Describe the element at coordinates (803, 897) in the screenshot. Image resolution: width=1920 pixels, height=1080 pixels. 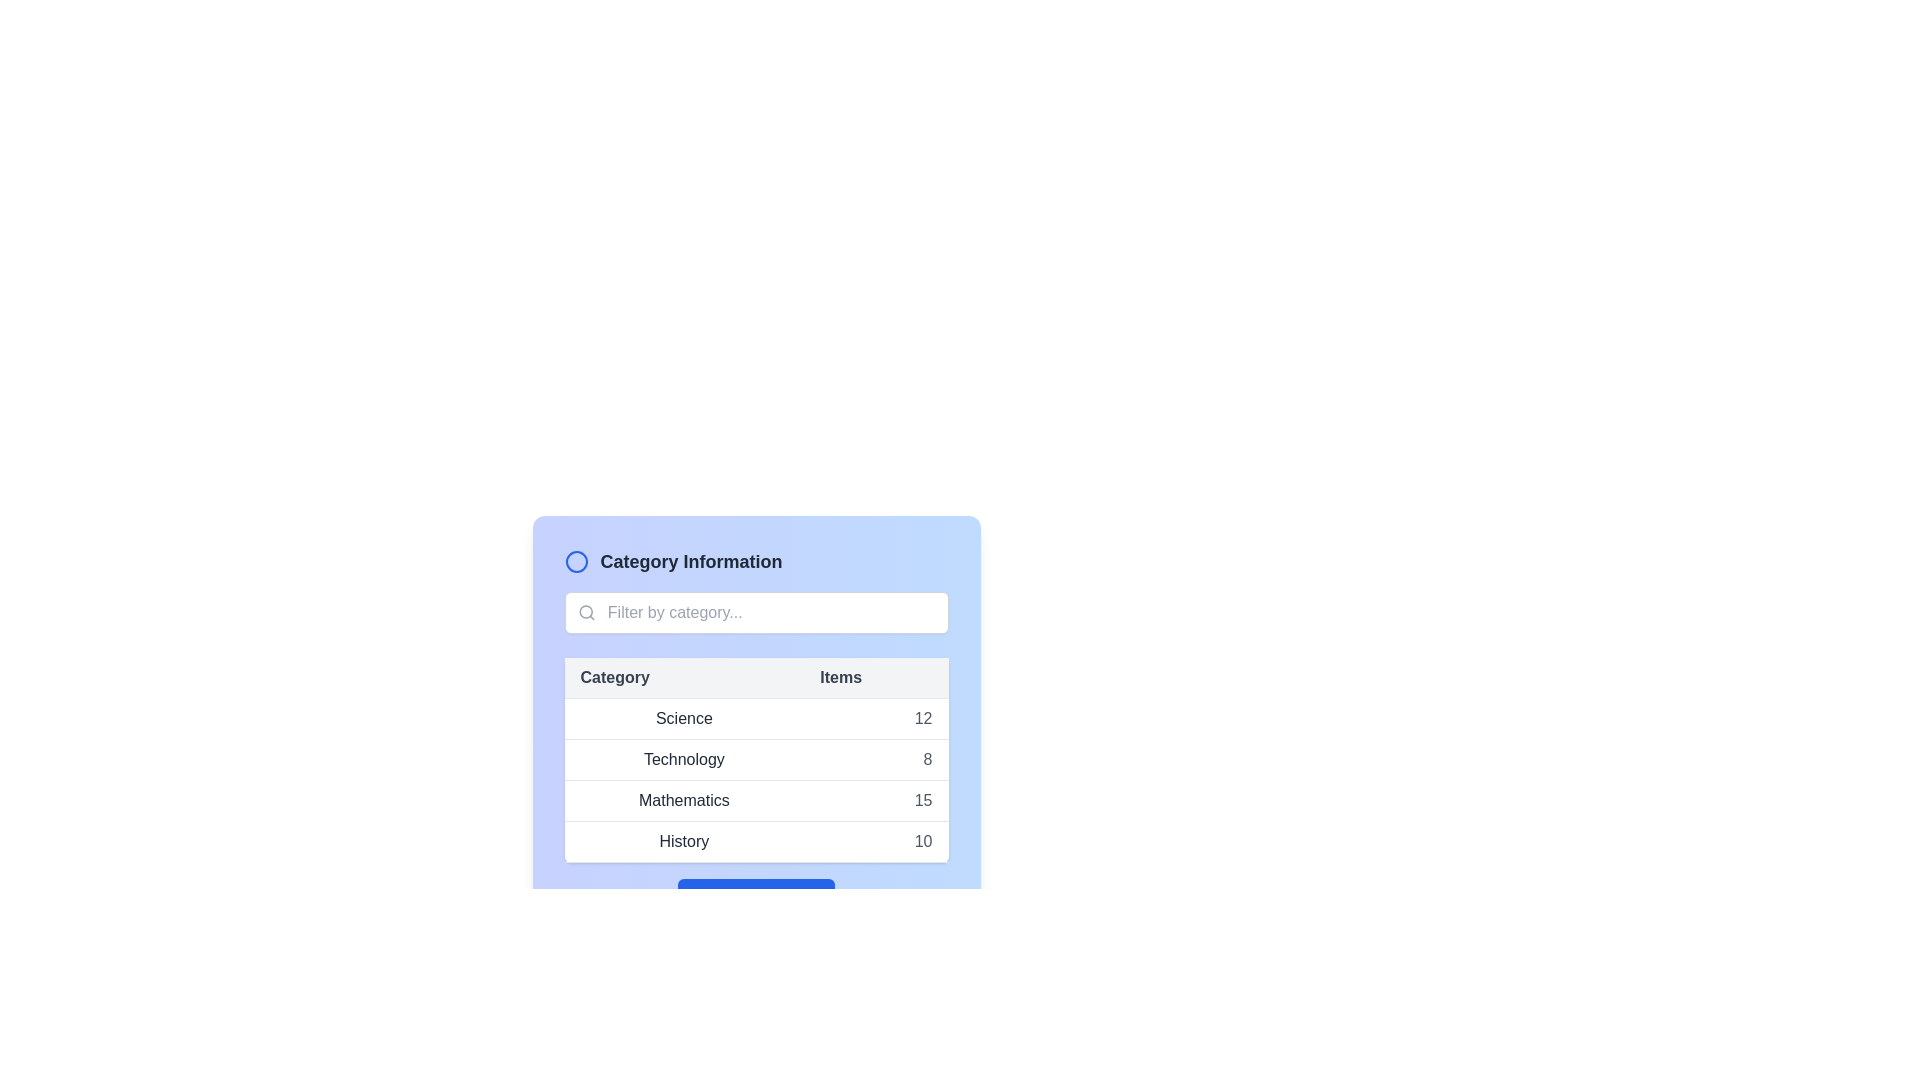
I see `the circular SVG element with a hollow center, which is part of an icon located at the bottom-right corner of the interface` at that location.